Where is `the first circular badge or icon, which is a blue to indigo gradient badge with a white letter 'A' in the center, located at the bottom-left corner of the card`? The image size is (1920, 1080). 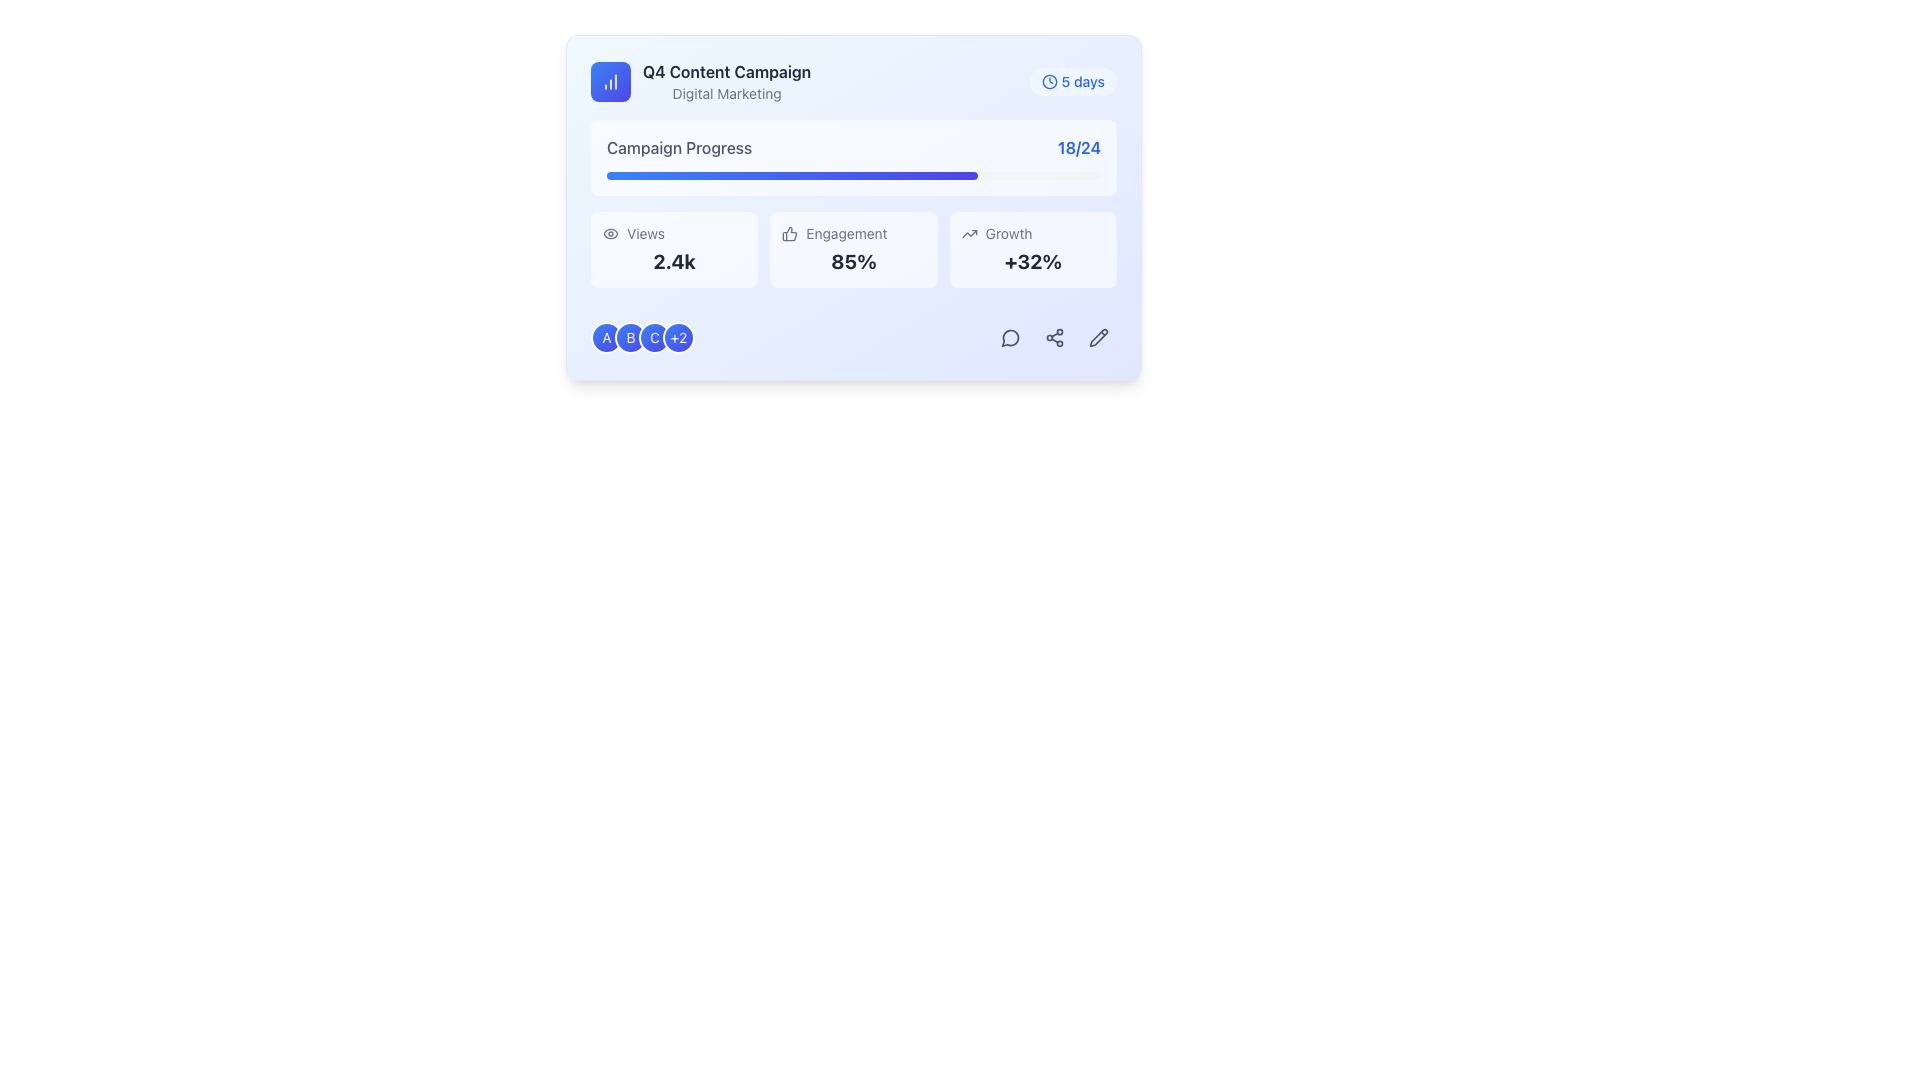
the first circular badge or icon, which is a blue to indigo gradient badge with a white letter 'A' in the center, located at the bottom-left corner of the card is located at coordinates (605, 337).